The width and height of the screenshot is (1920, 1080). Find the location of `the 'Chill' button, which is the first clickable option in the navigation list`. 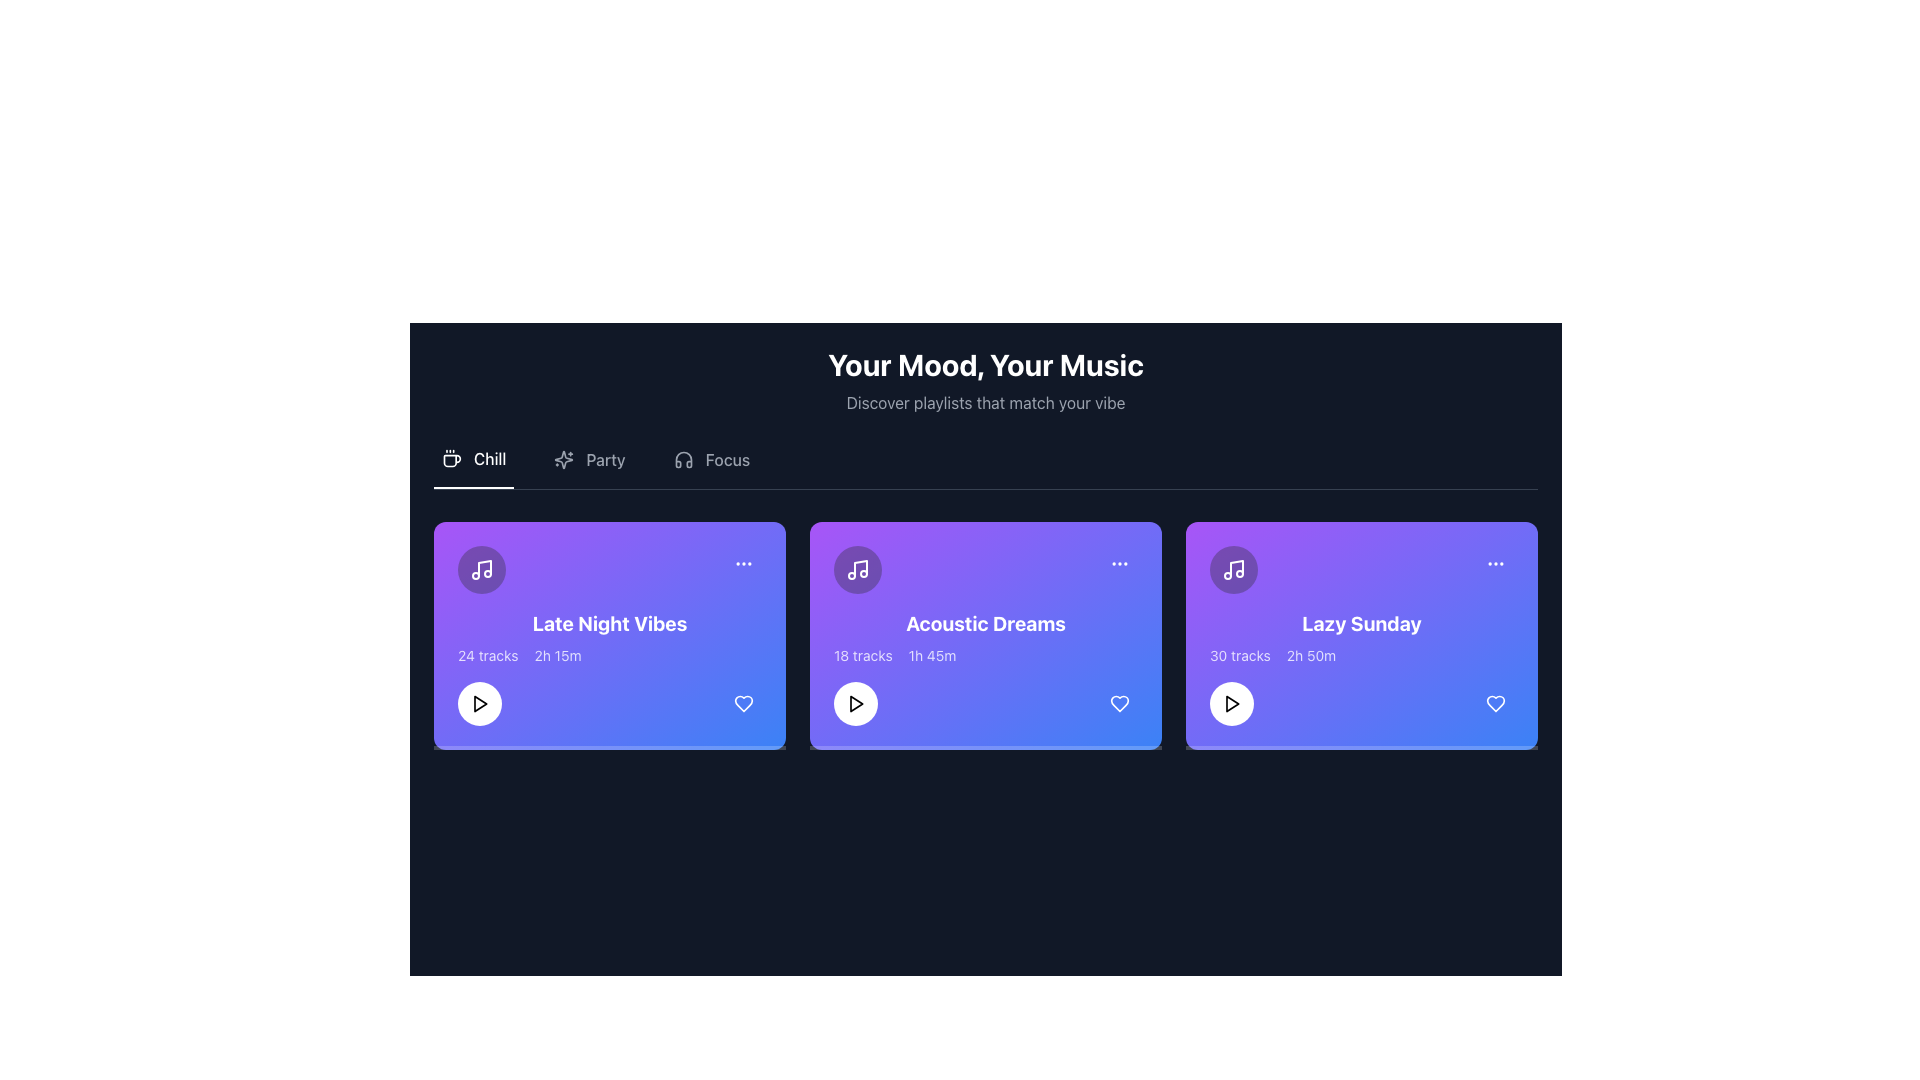

the 'Chill' button, which is the first clickable option in the navigation list is located at coordinates (473, 467).